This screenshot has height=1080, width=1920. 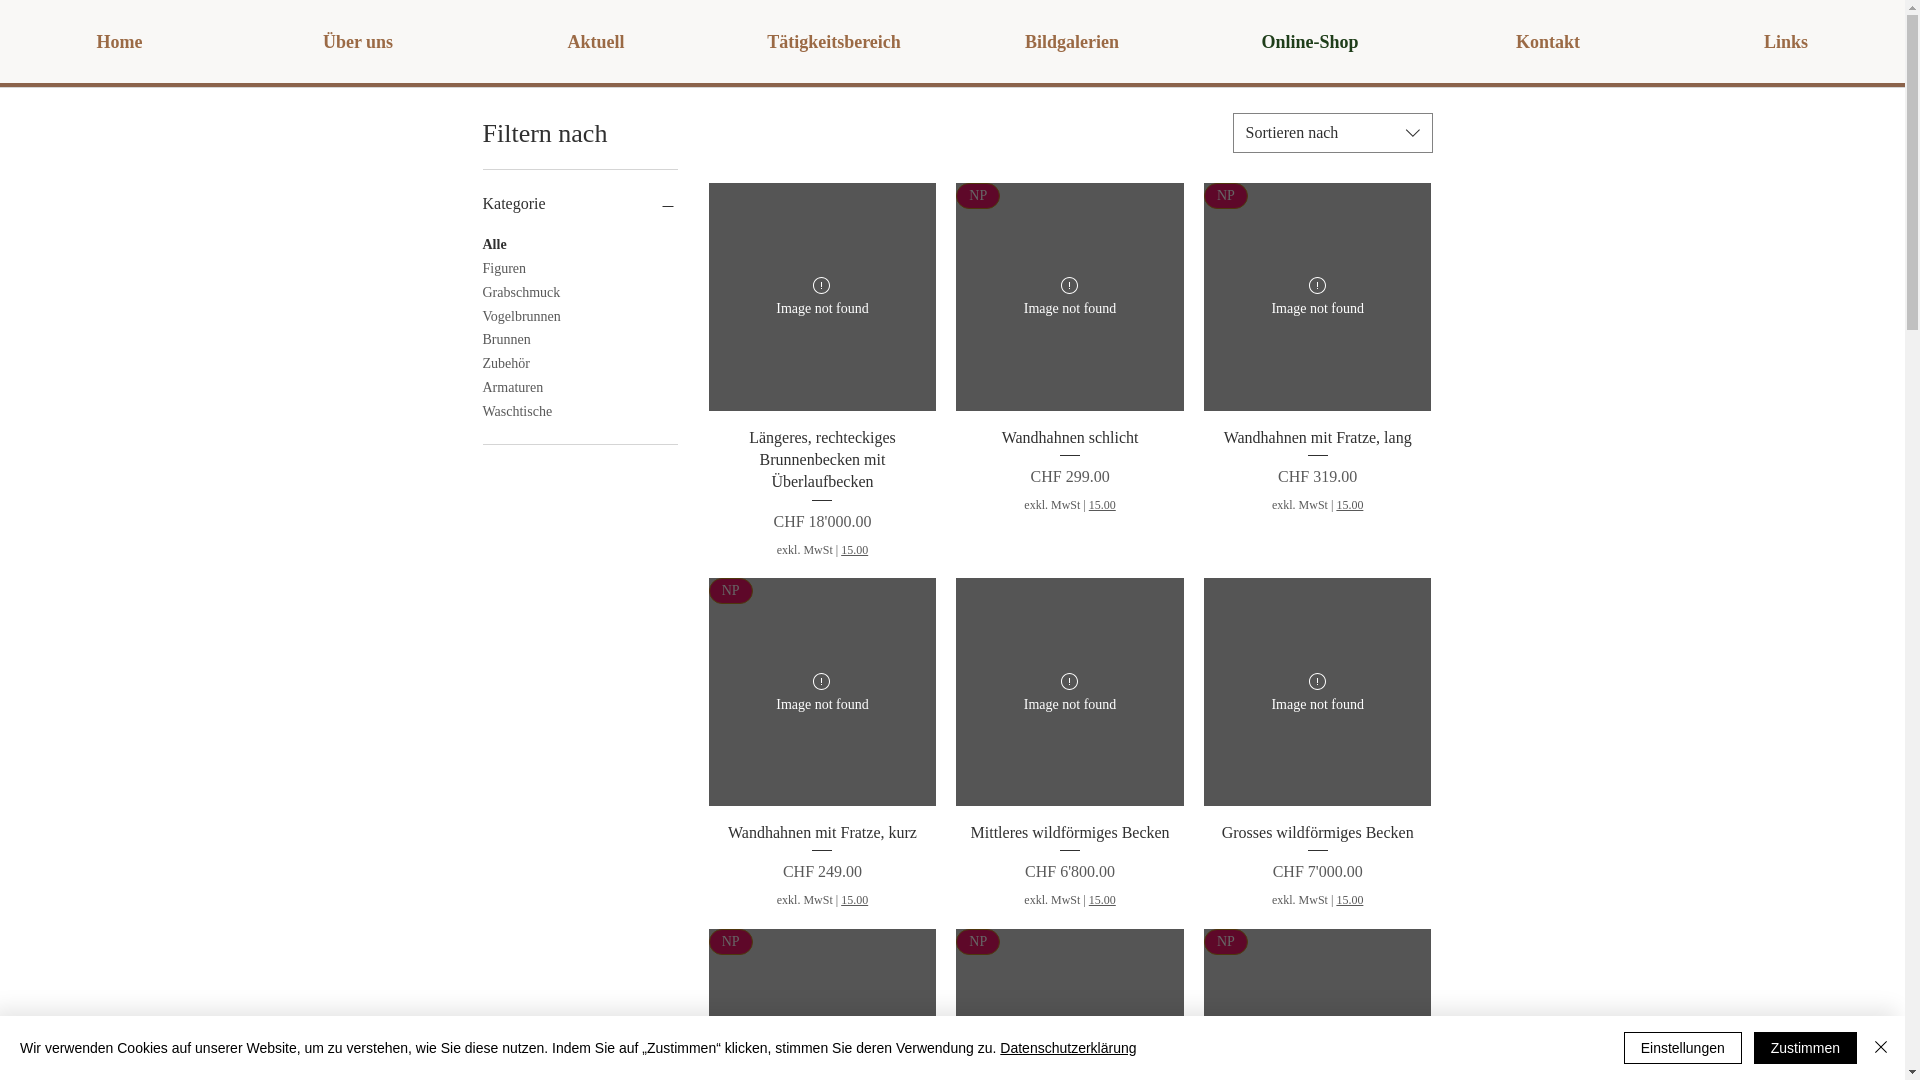 I want to click on 'Einstellungen', so click(x=1682, y=1047).